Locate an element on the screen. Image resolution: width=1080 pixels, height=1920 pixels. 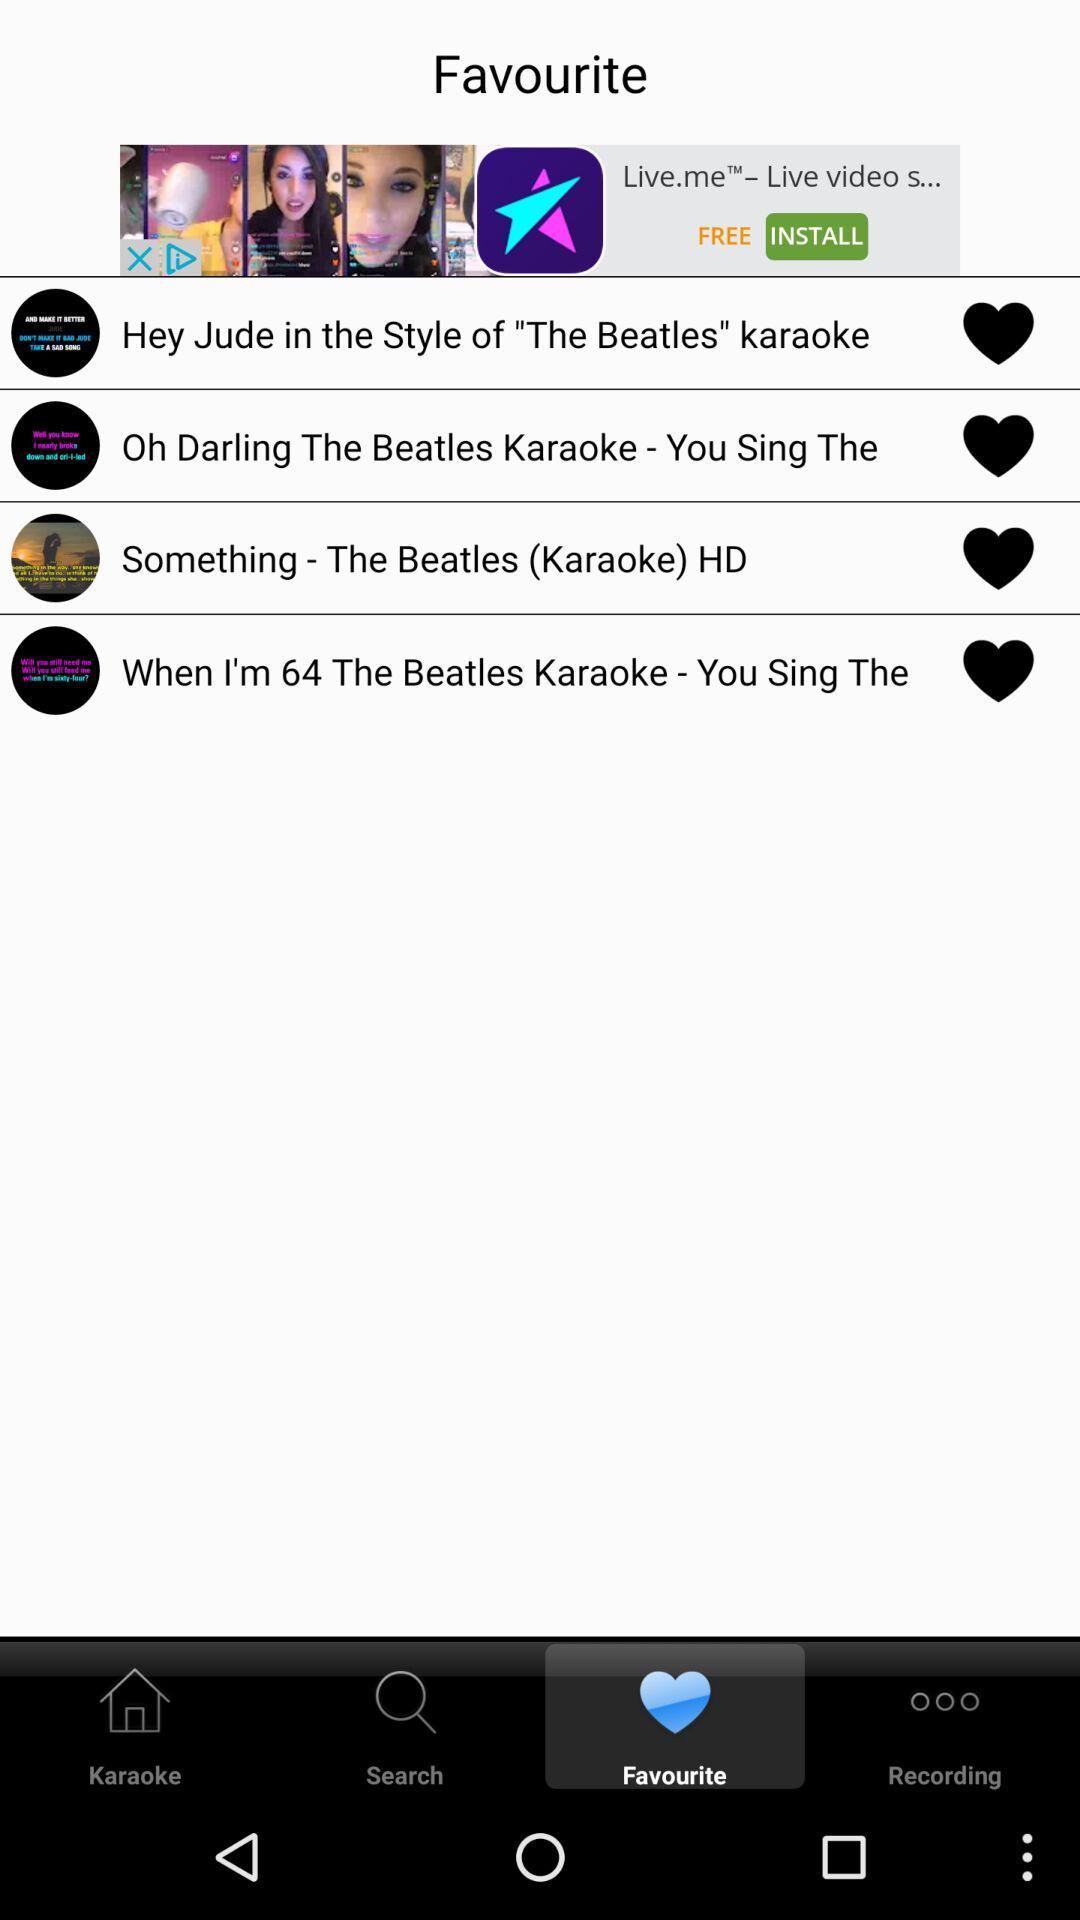
the icon to left side of oh darling the beatles karaoke  you sing the is located at coordinates (54, 444).